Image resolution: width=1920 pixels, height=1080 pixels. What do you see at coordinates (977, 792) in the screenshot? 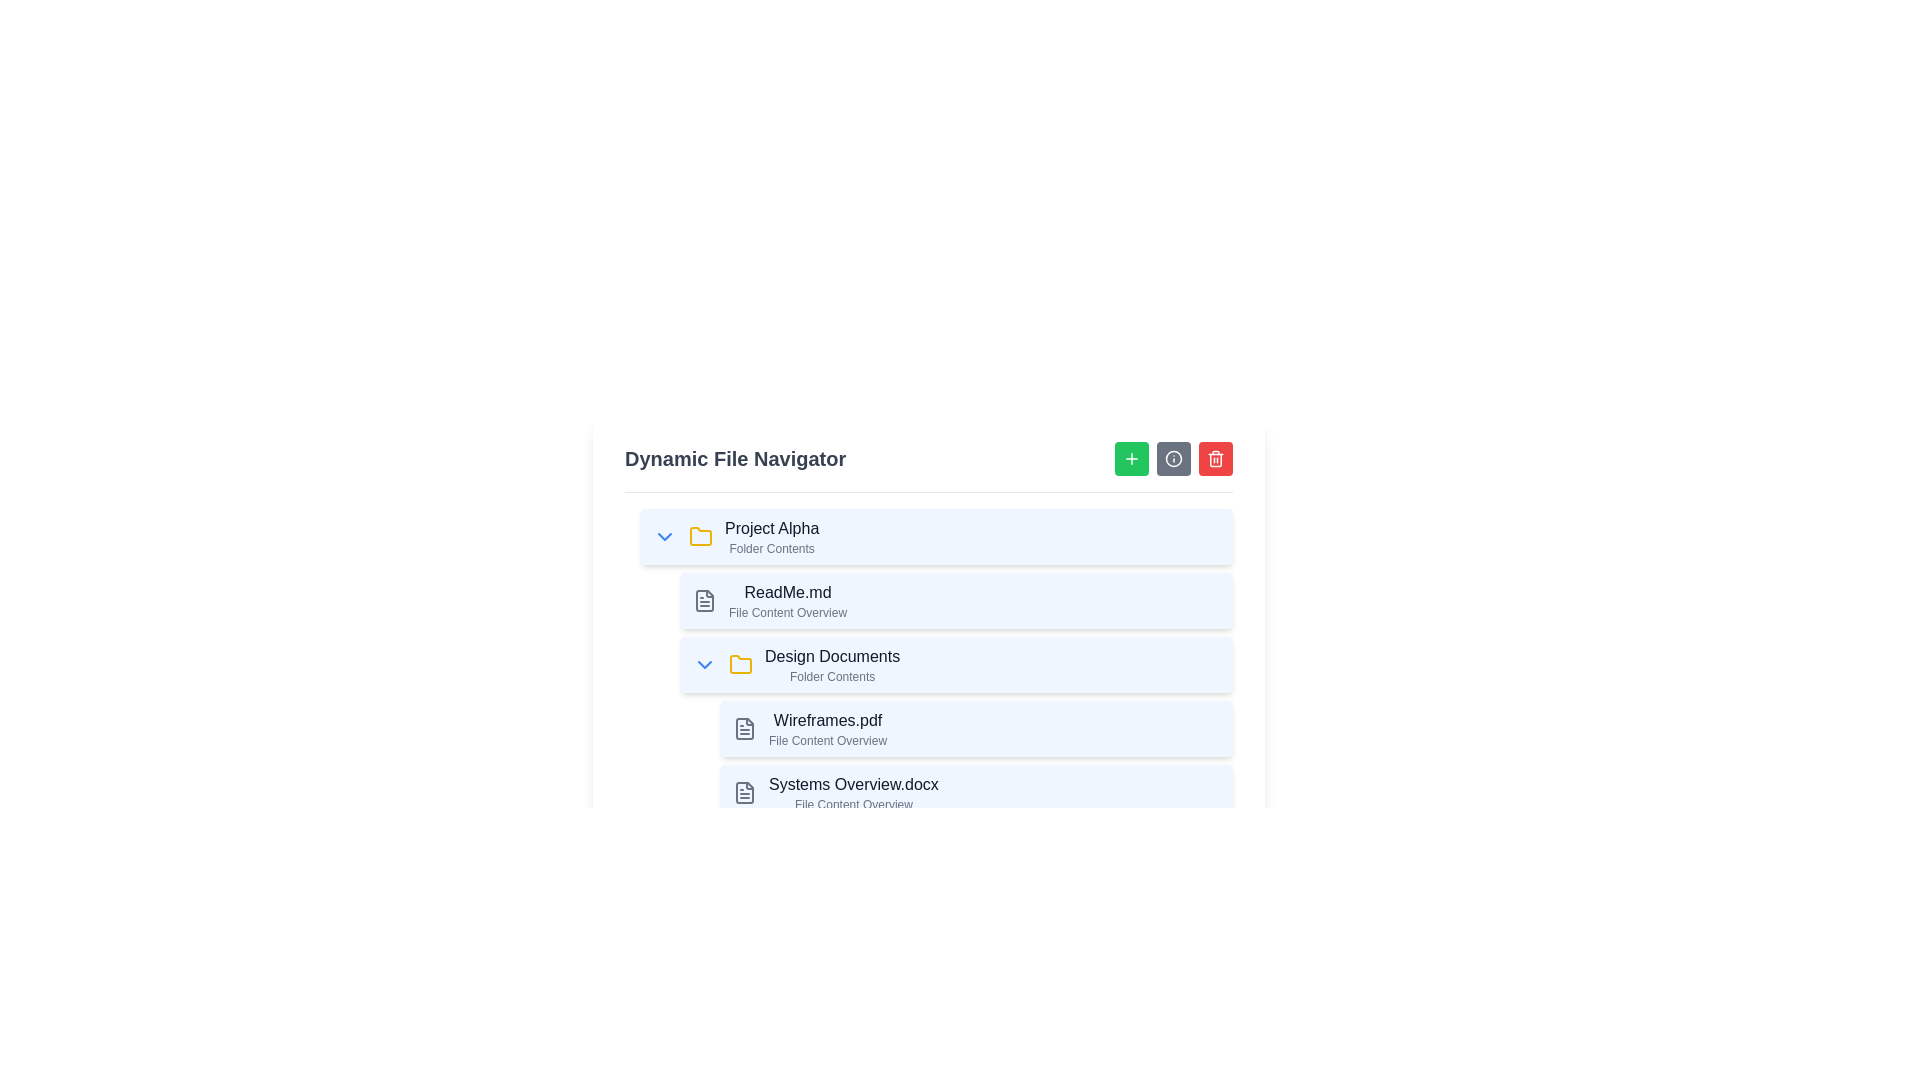
I see `the rectangular button labeled 'Systems Overview.docx' with a light blue background` at bounding box center [977, 792].